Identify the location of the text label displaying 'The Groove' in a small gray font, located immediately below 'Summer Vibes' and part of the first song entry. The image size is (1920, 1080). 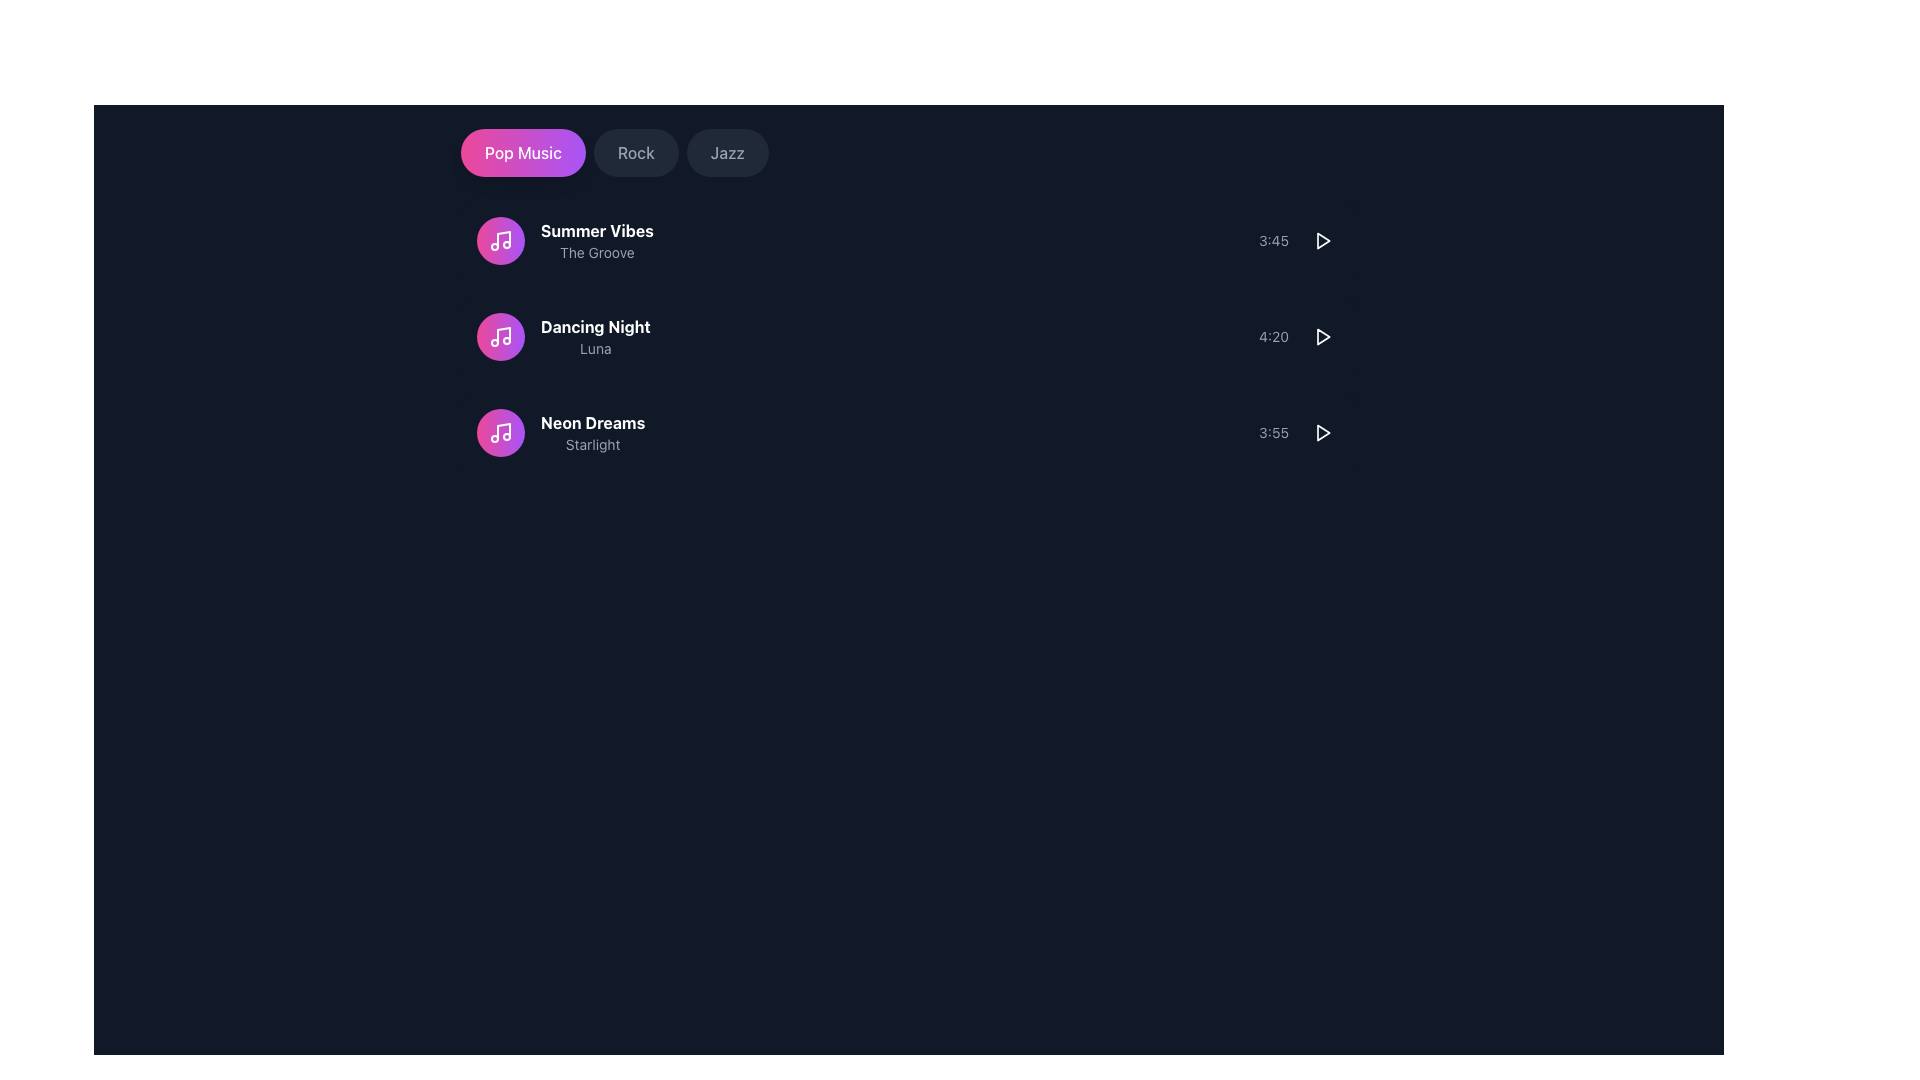
(596, 252).